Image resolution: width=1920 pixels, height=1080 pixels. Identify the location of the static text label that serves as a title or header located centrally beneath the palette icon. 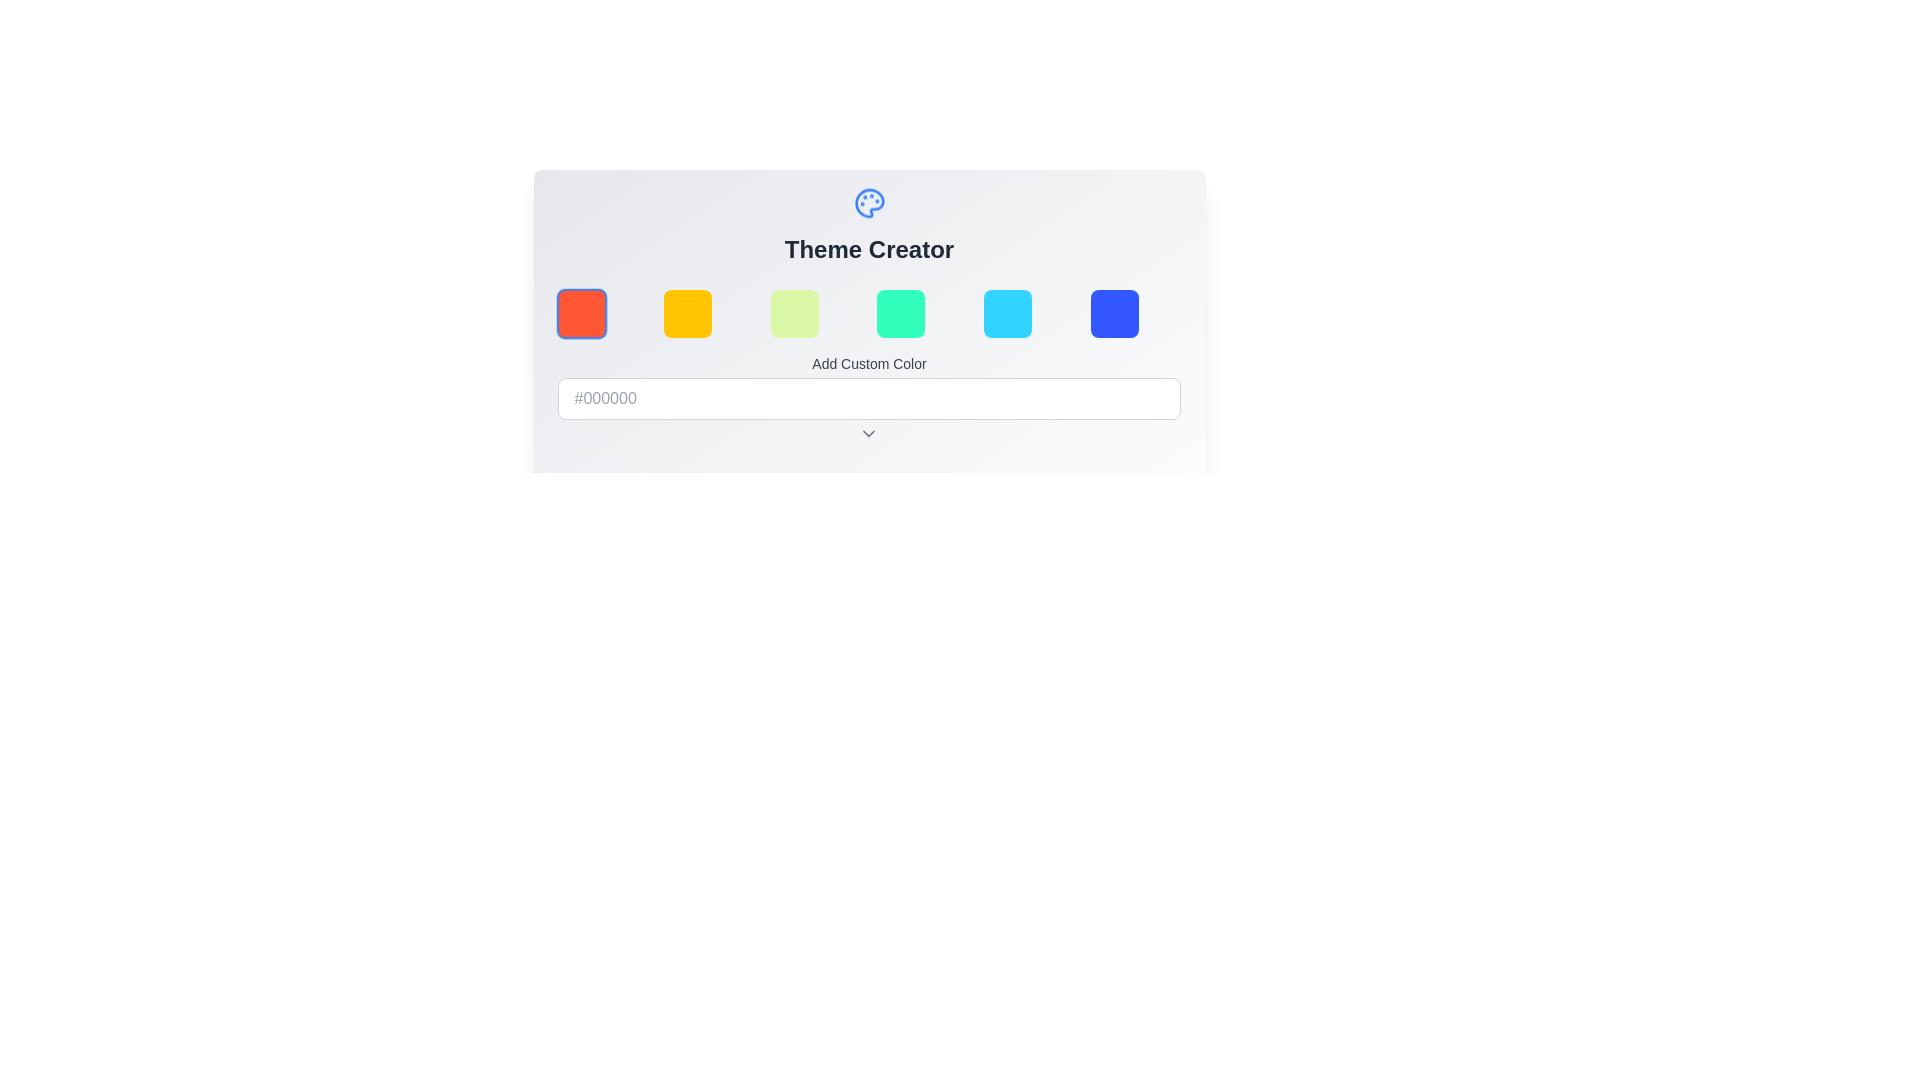
(869, 249).